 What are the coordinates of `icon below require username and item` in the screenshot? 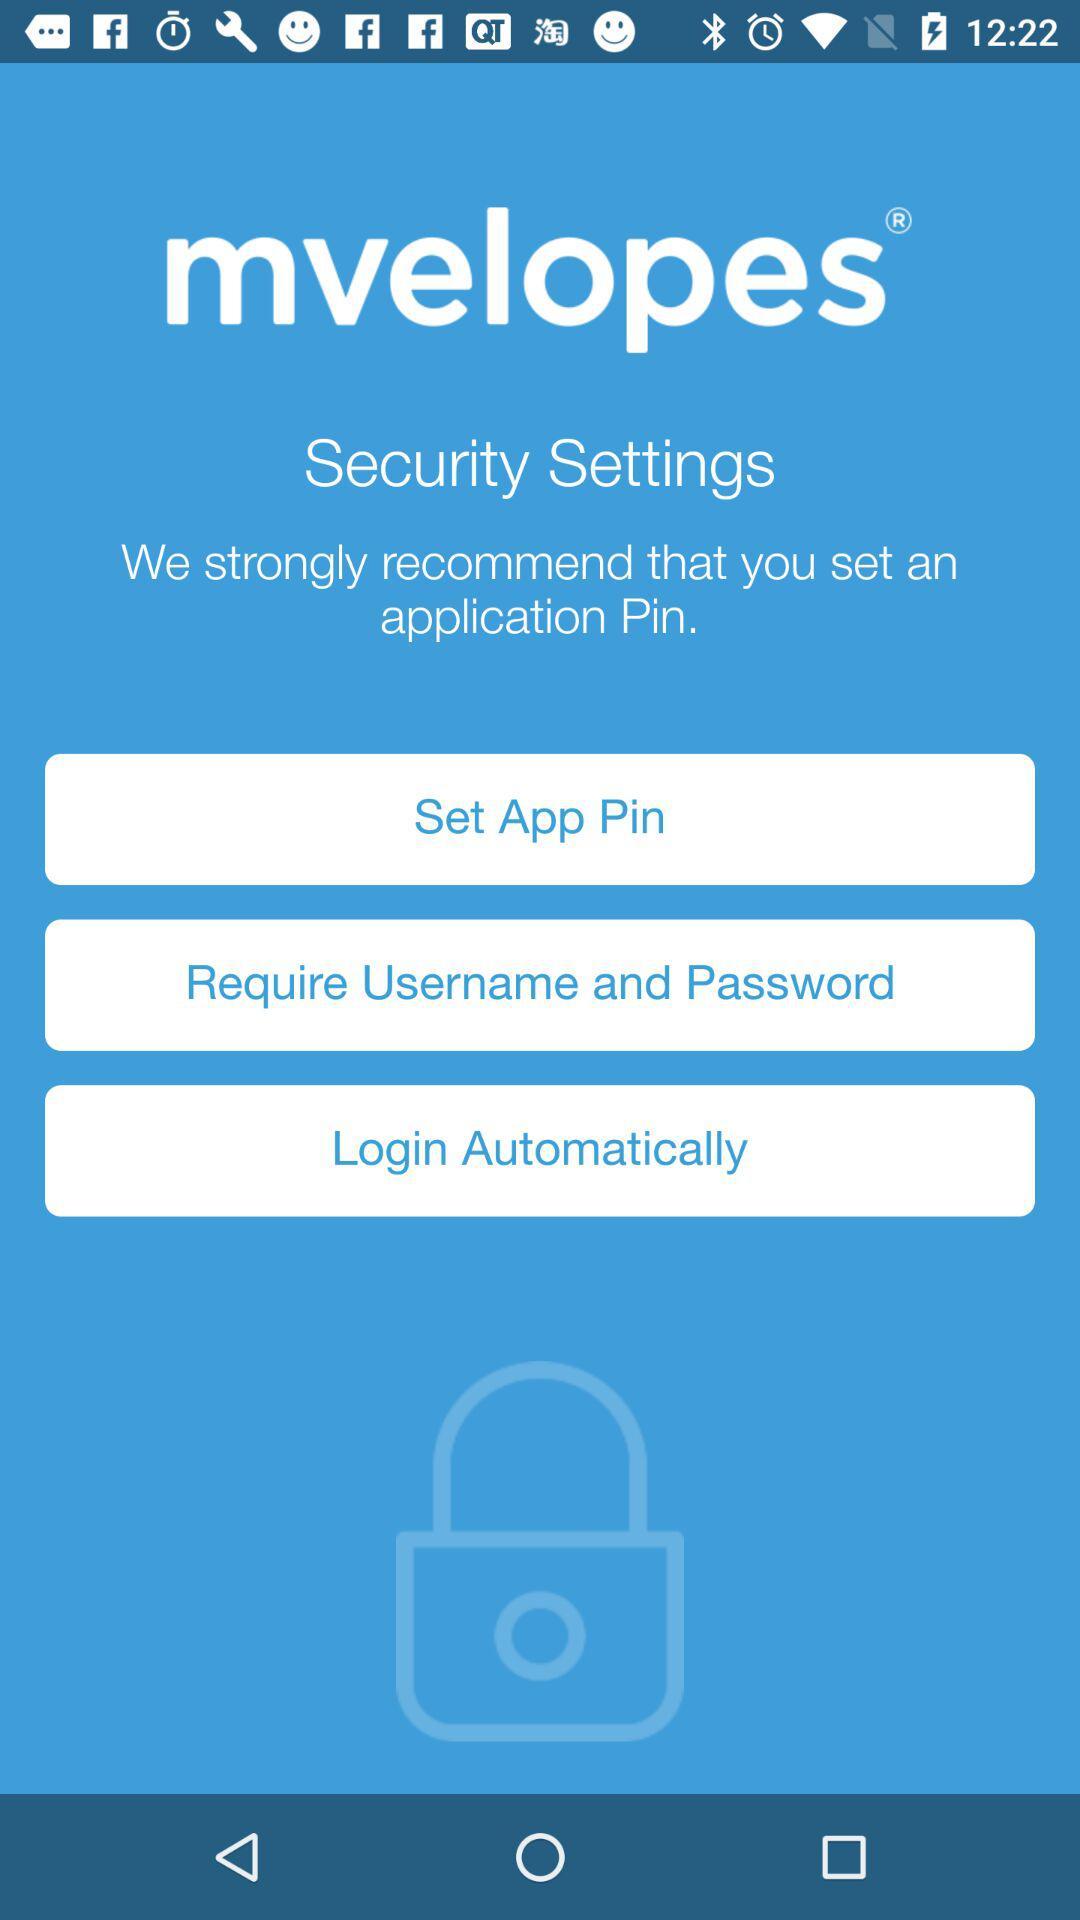 It's located at (540, 1150).